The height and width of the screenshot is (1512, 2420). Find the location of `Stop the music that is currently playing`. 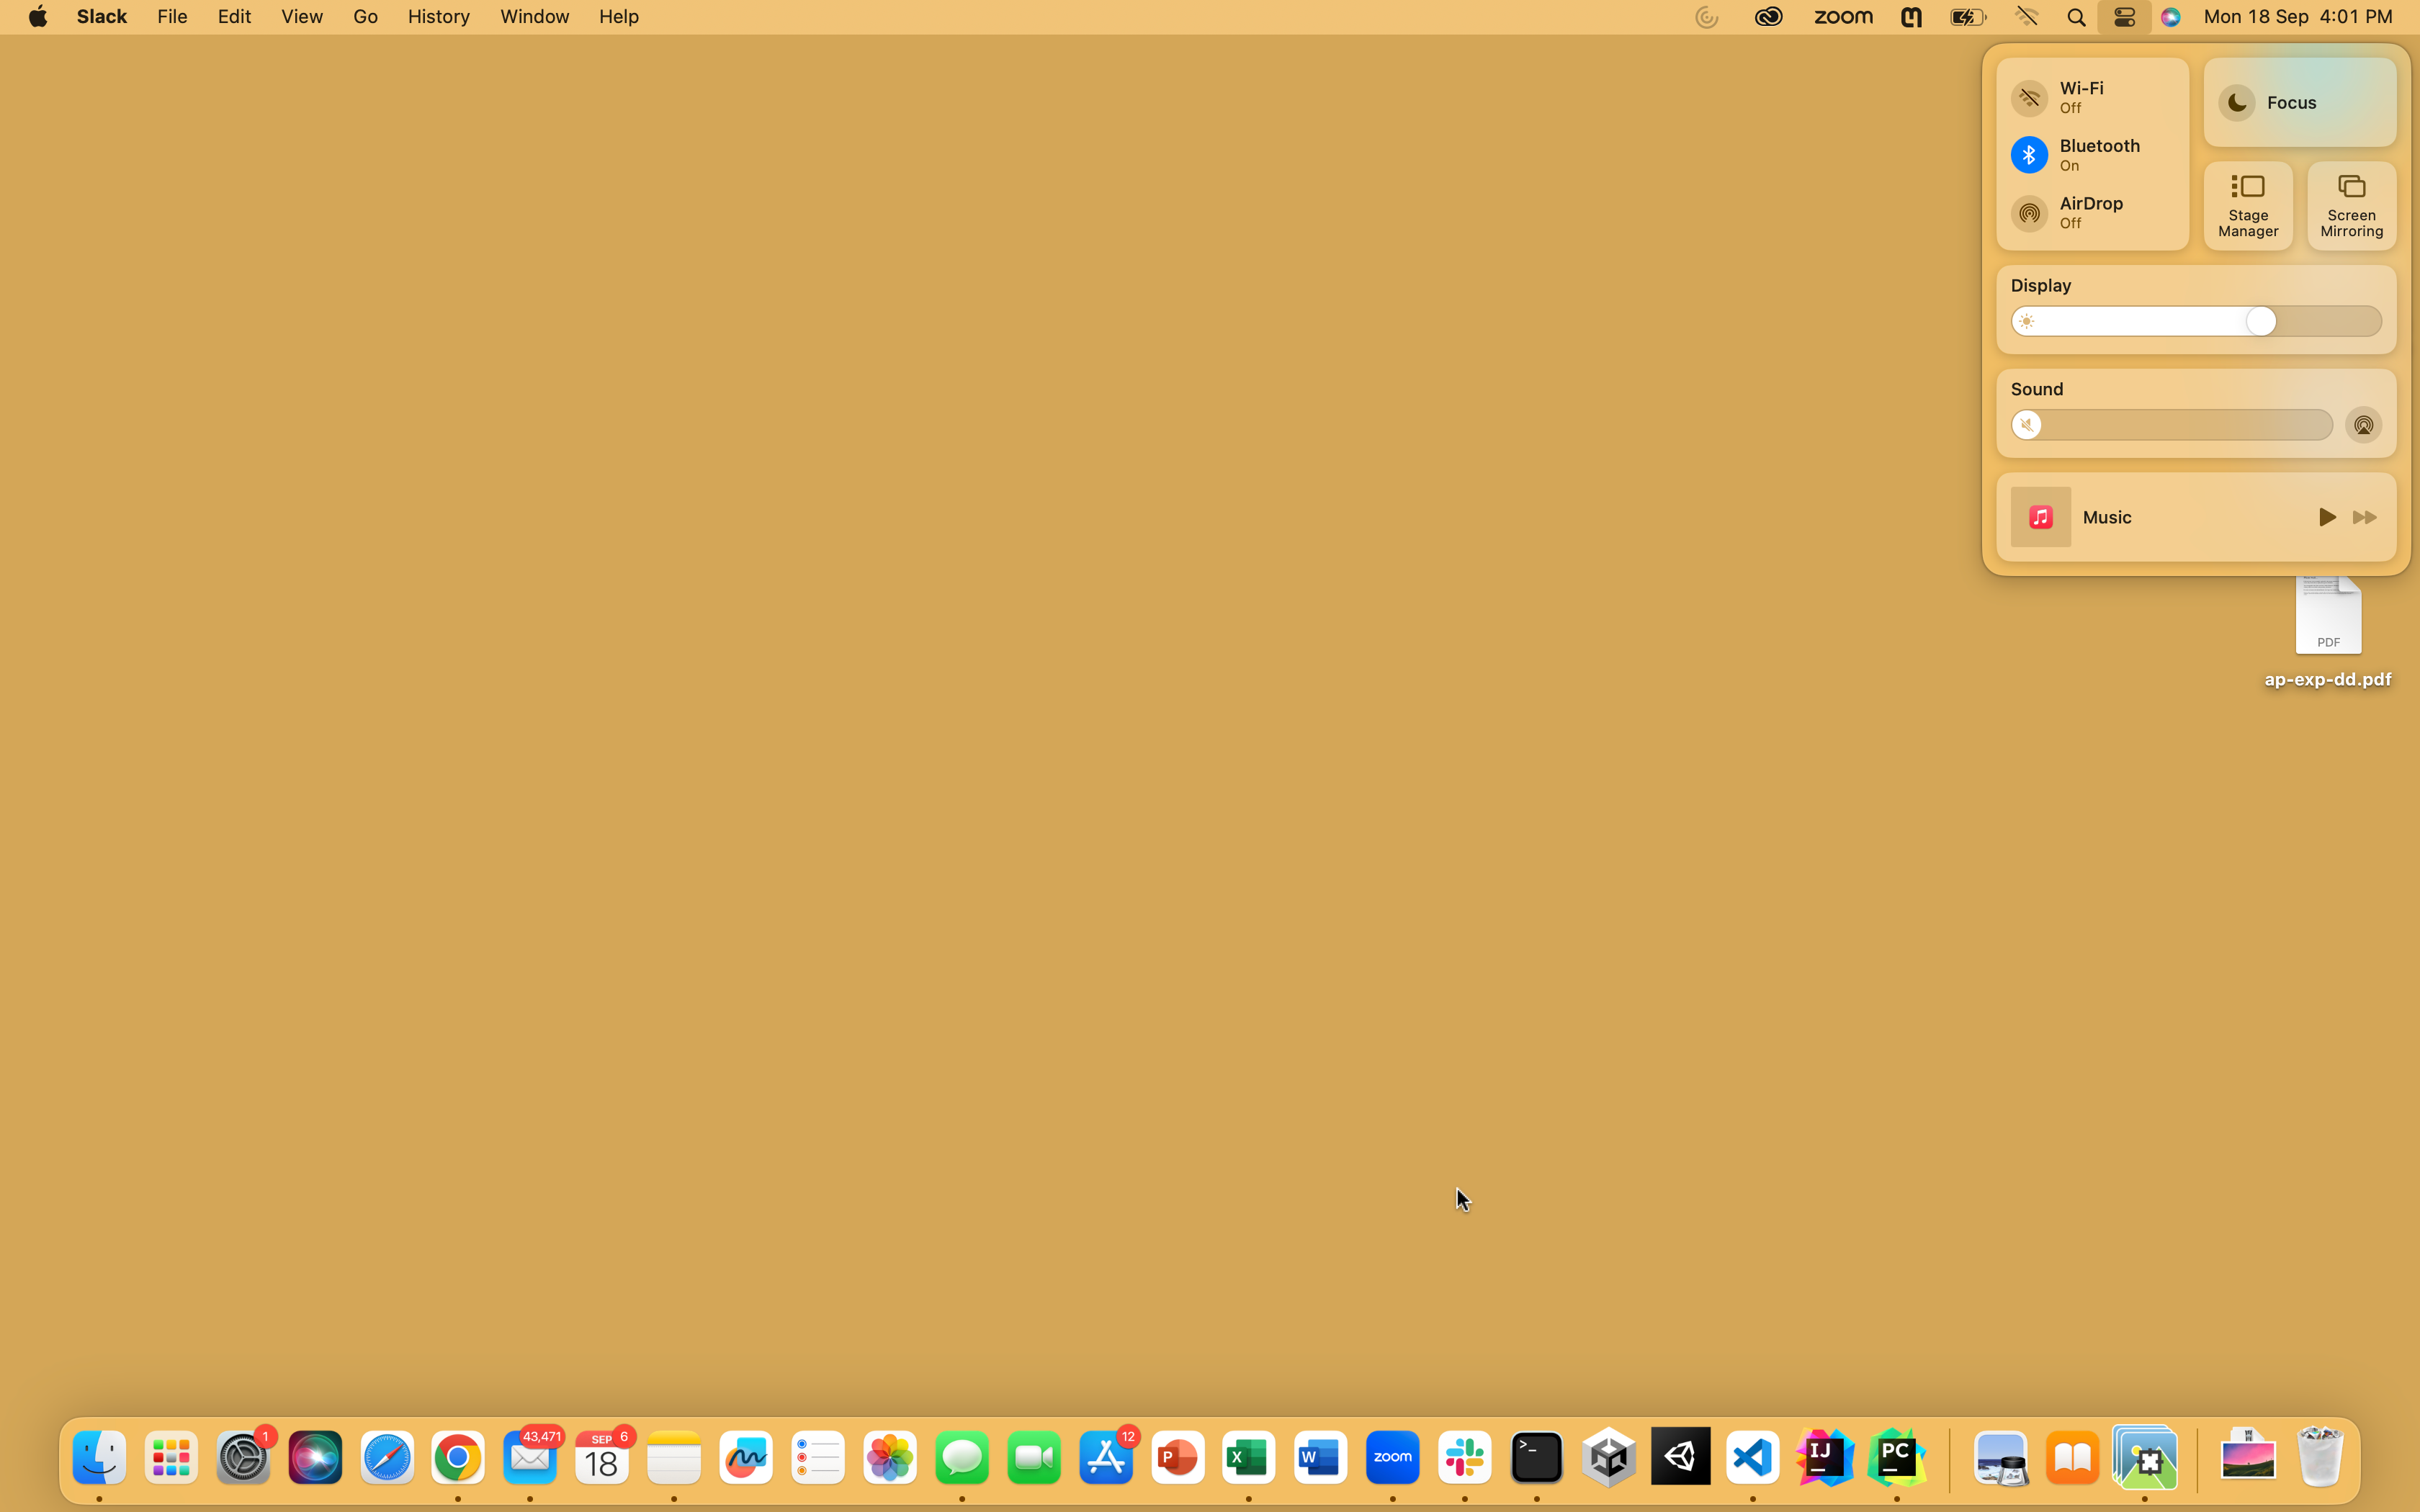

Stop the music that is currently playing is located at coordinates (2323, 515).